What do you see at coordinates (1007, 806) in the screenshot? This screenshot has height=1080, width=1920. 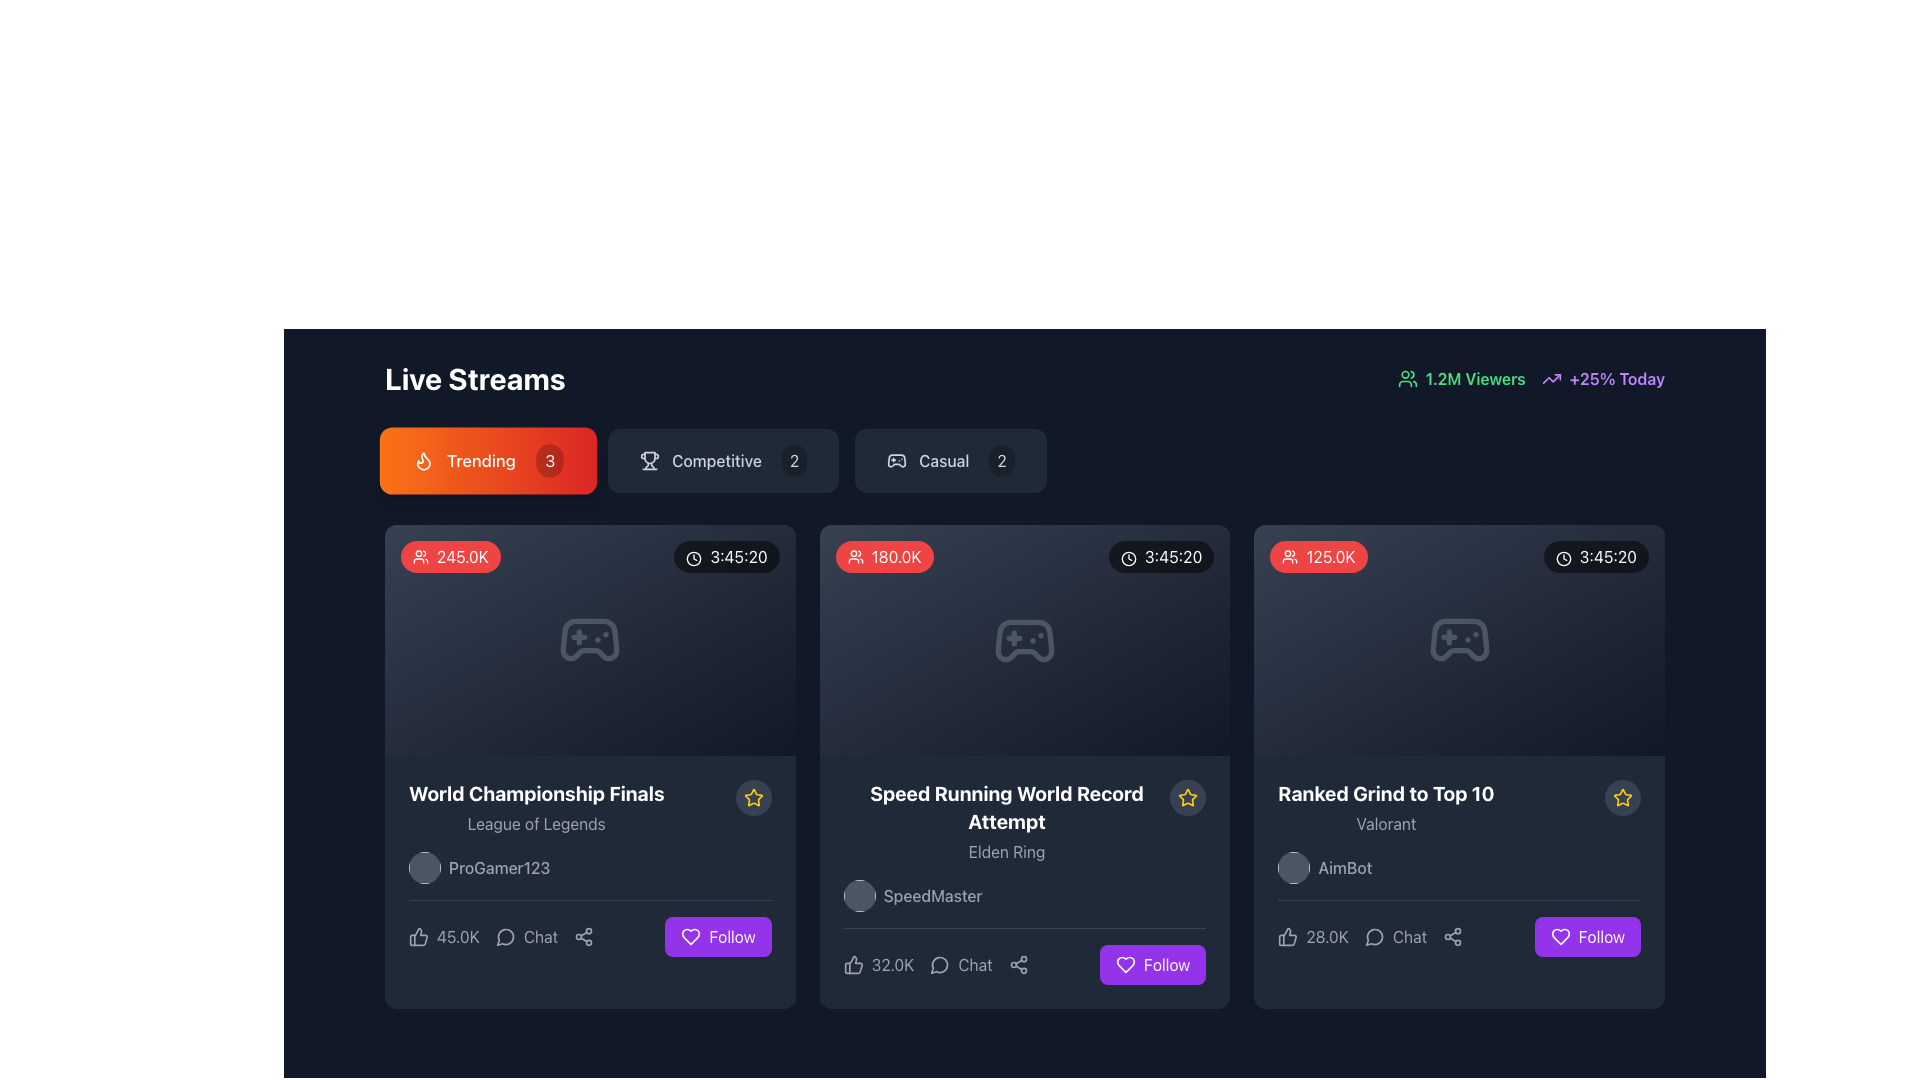 I see `the bold, white text label displaying 'Speed Running World Record Attempt'` at bounding box center [1007, 806].